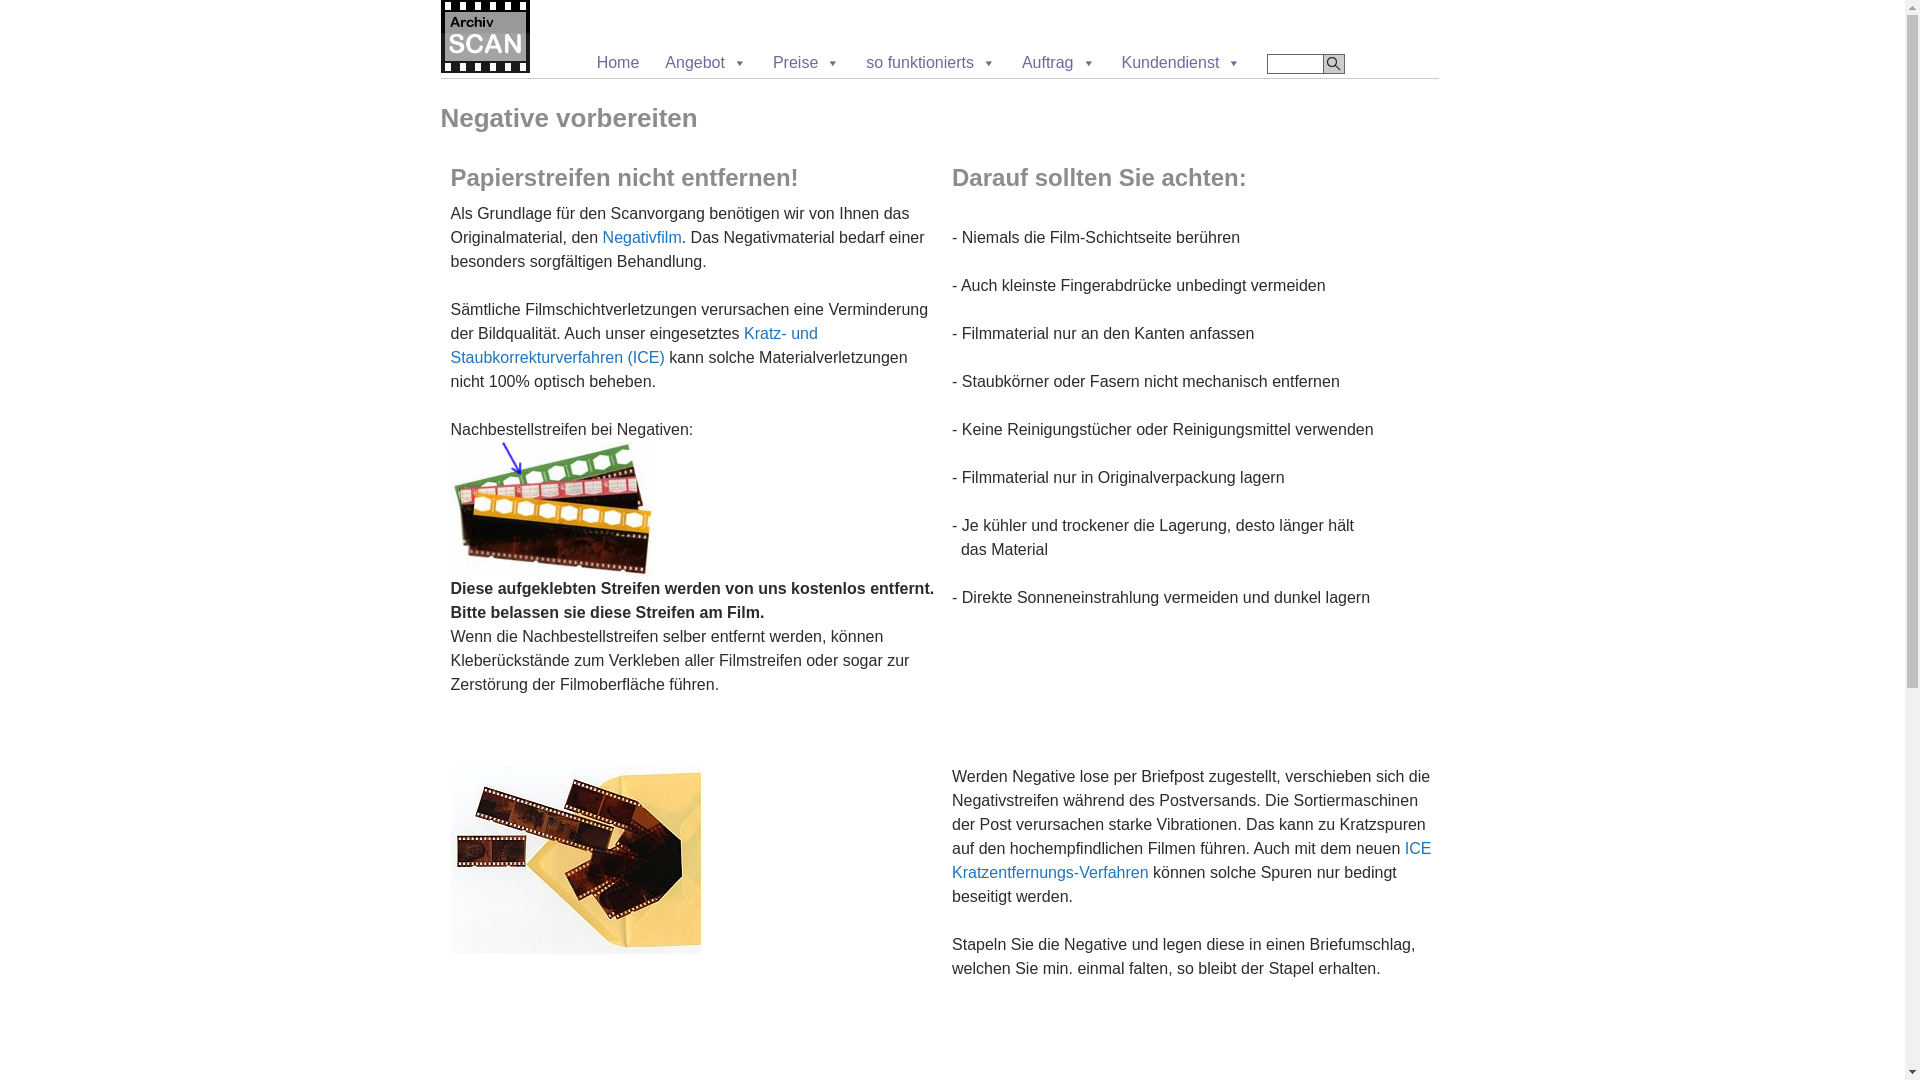 The height and width of the screenshot is (1080, 1920). What do you see at coordinates (617, 61) in the screenshot?
I see `'Home'` at bounding box center [617, 61].